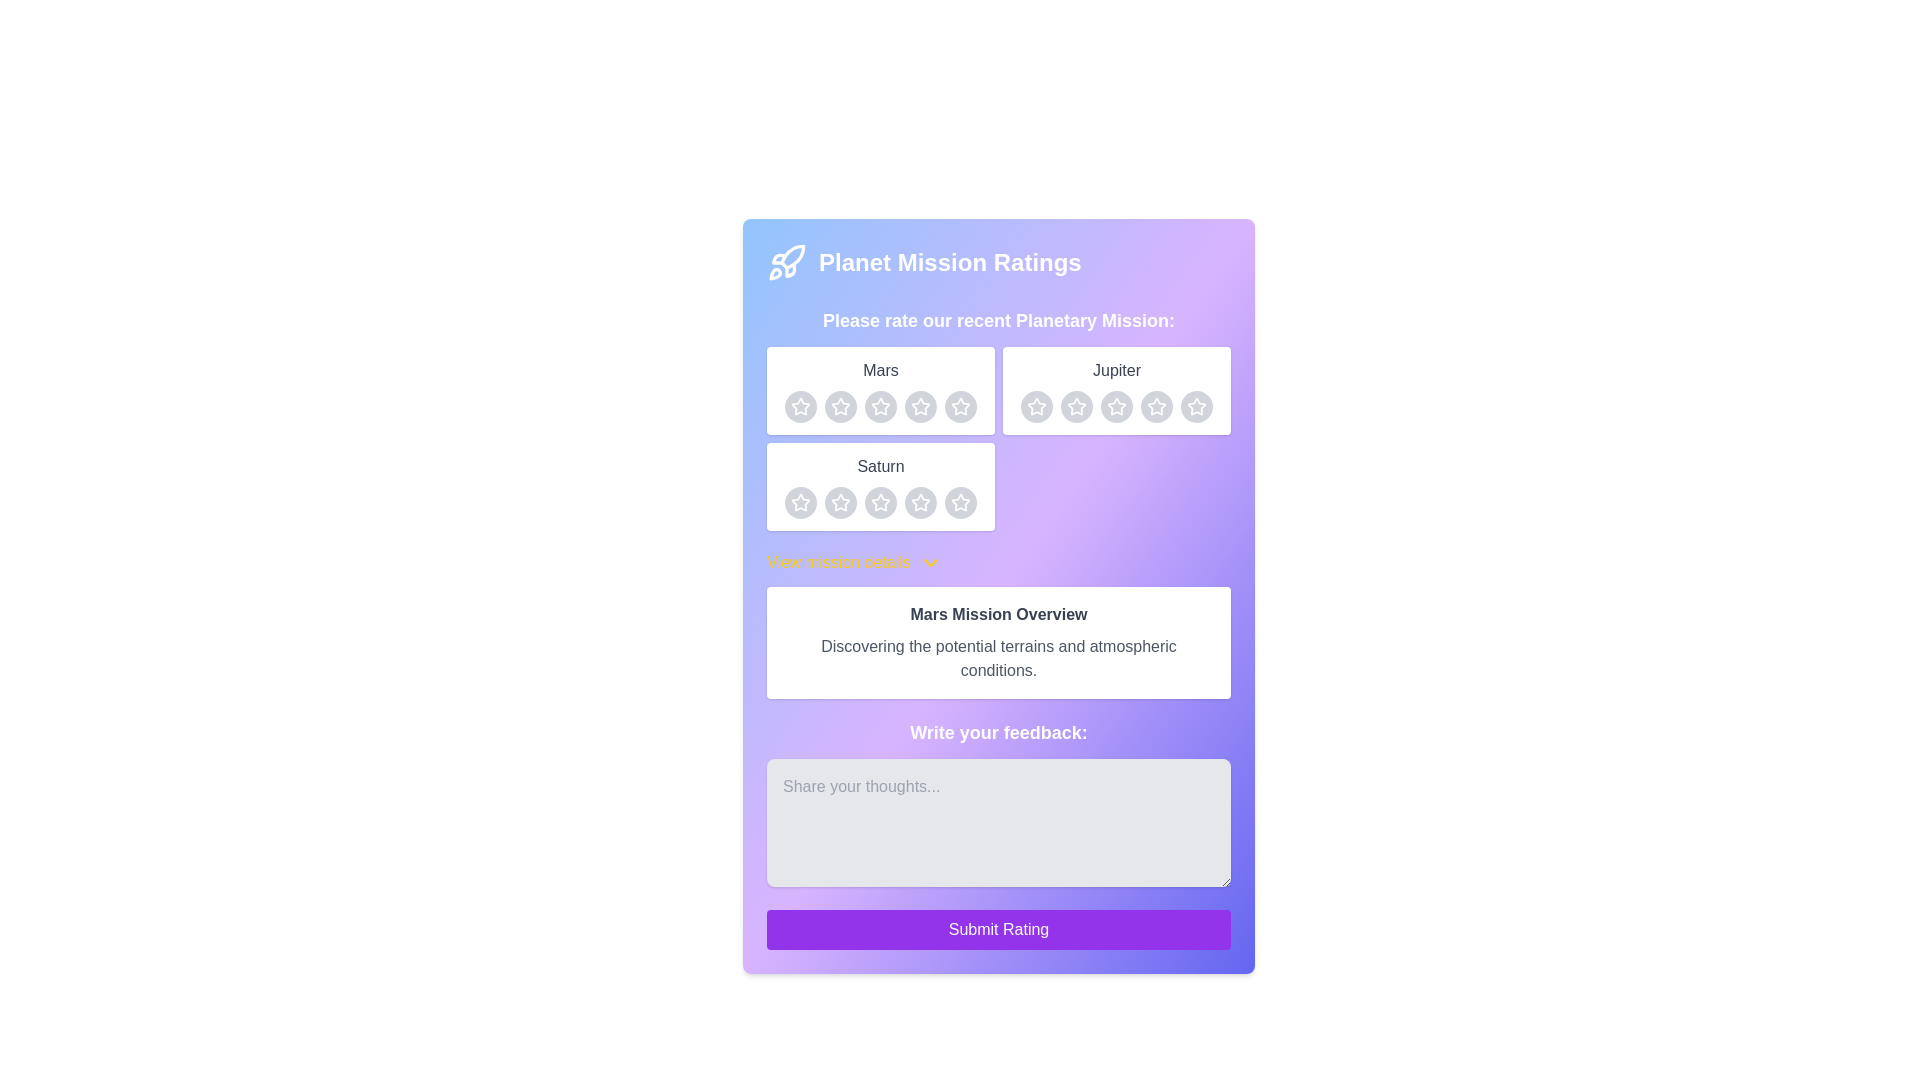  What do you see at coordinates (920, 501) in the screenshot?
I see `the third star button to rate Saturn with 3 stars in the 'Please rate our recent Planetary Mission' section` at bounding box center [920, 501].